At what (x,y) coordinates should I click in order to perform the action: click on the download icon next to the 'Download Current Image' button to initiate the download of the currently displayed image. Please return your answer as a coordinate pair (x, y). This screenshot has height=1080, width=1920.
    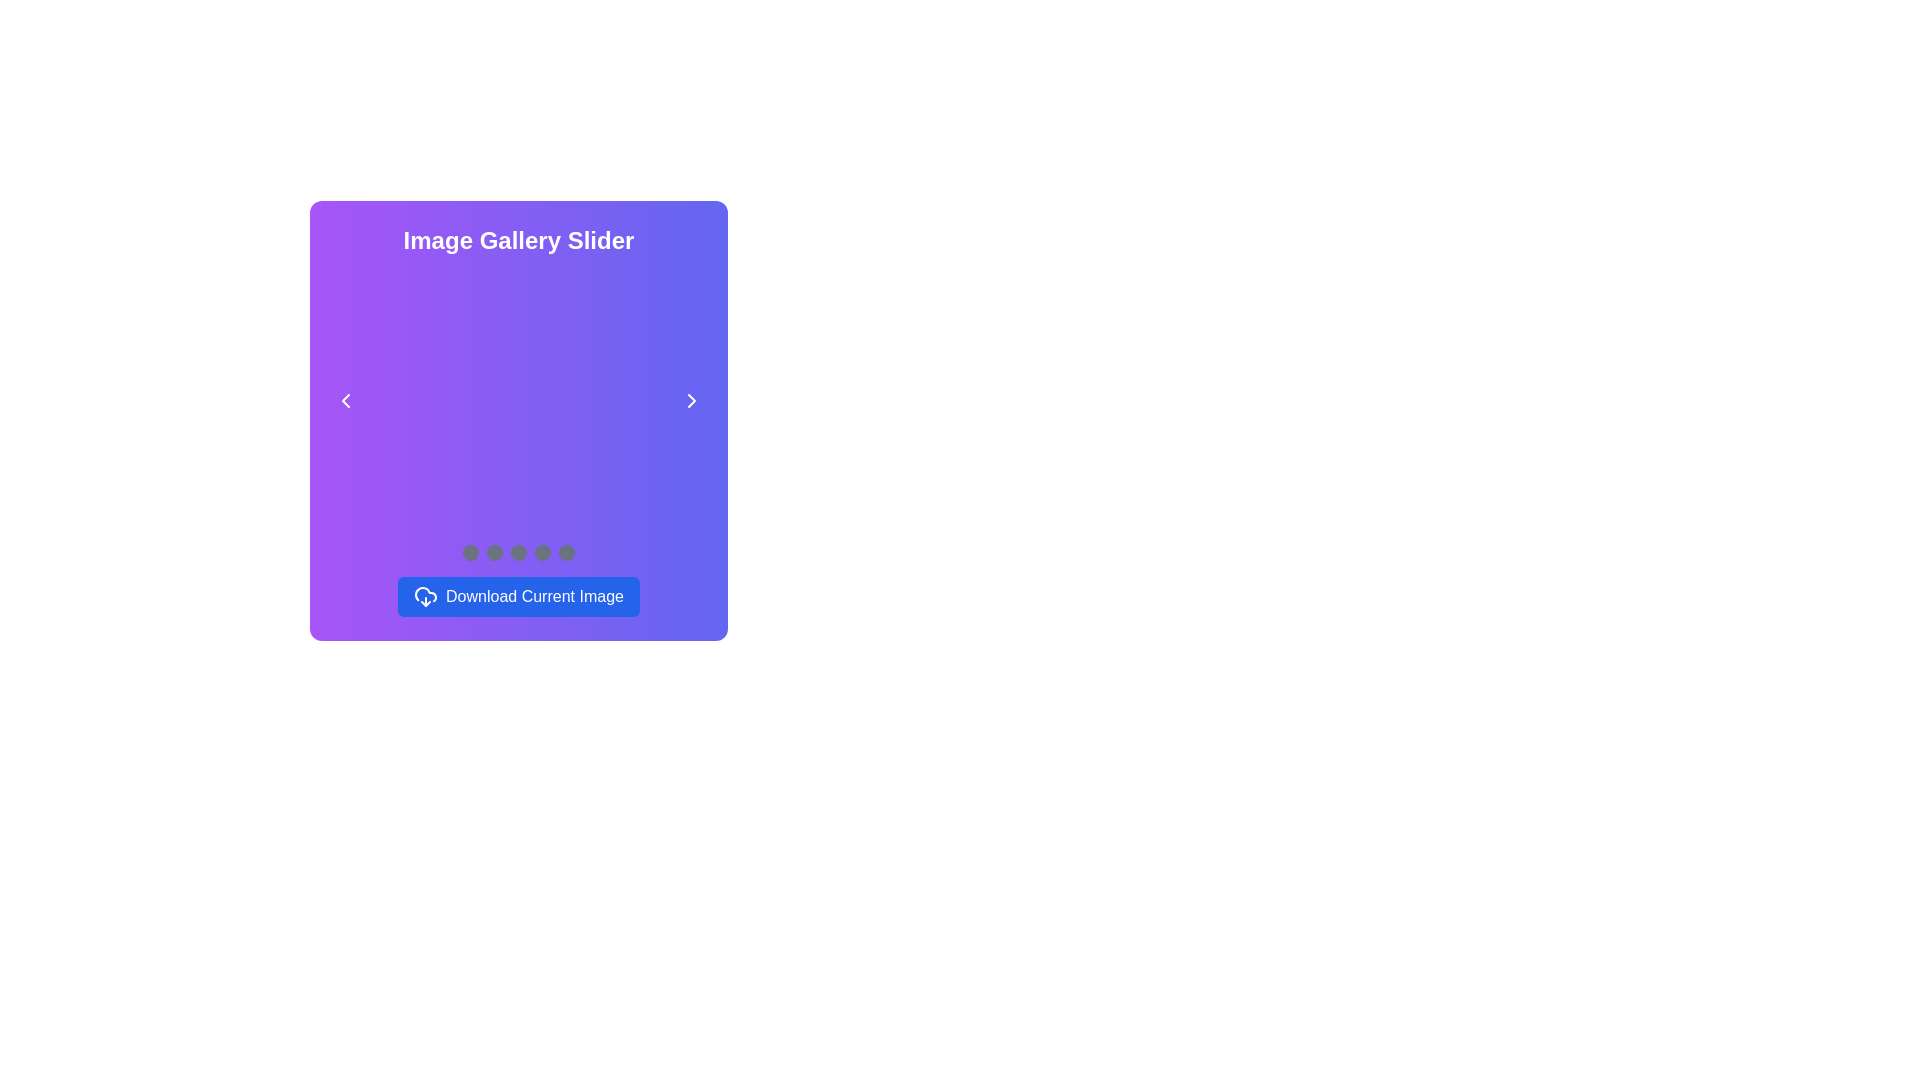
    Looking at the image, I should click on (425, 596).